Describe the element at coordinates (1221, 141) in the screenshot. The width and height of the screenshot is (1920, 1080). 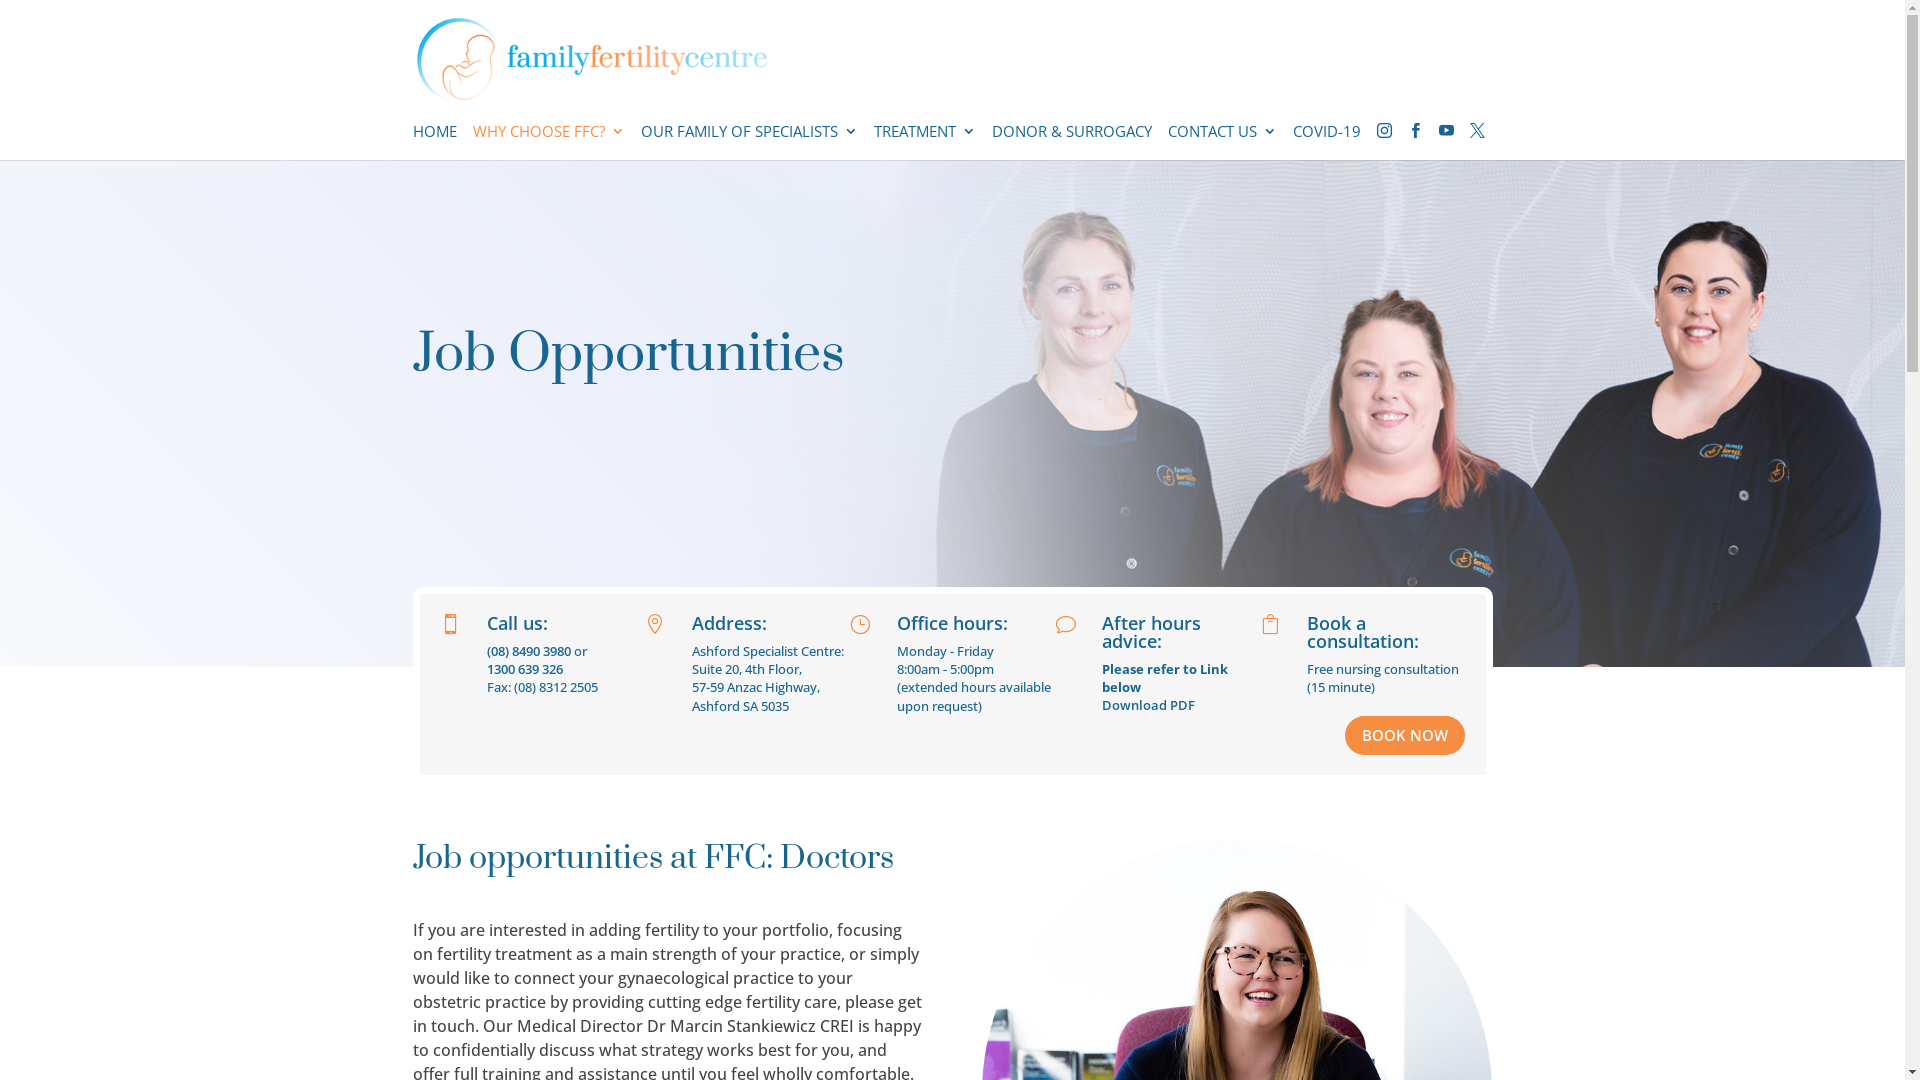
I see `'CONTACT US'` at that location.